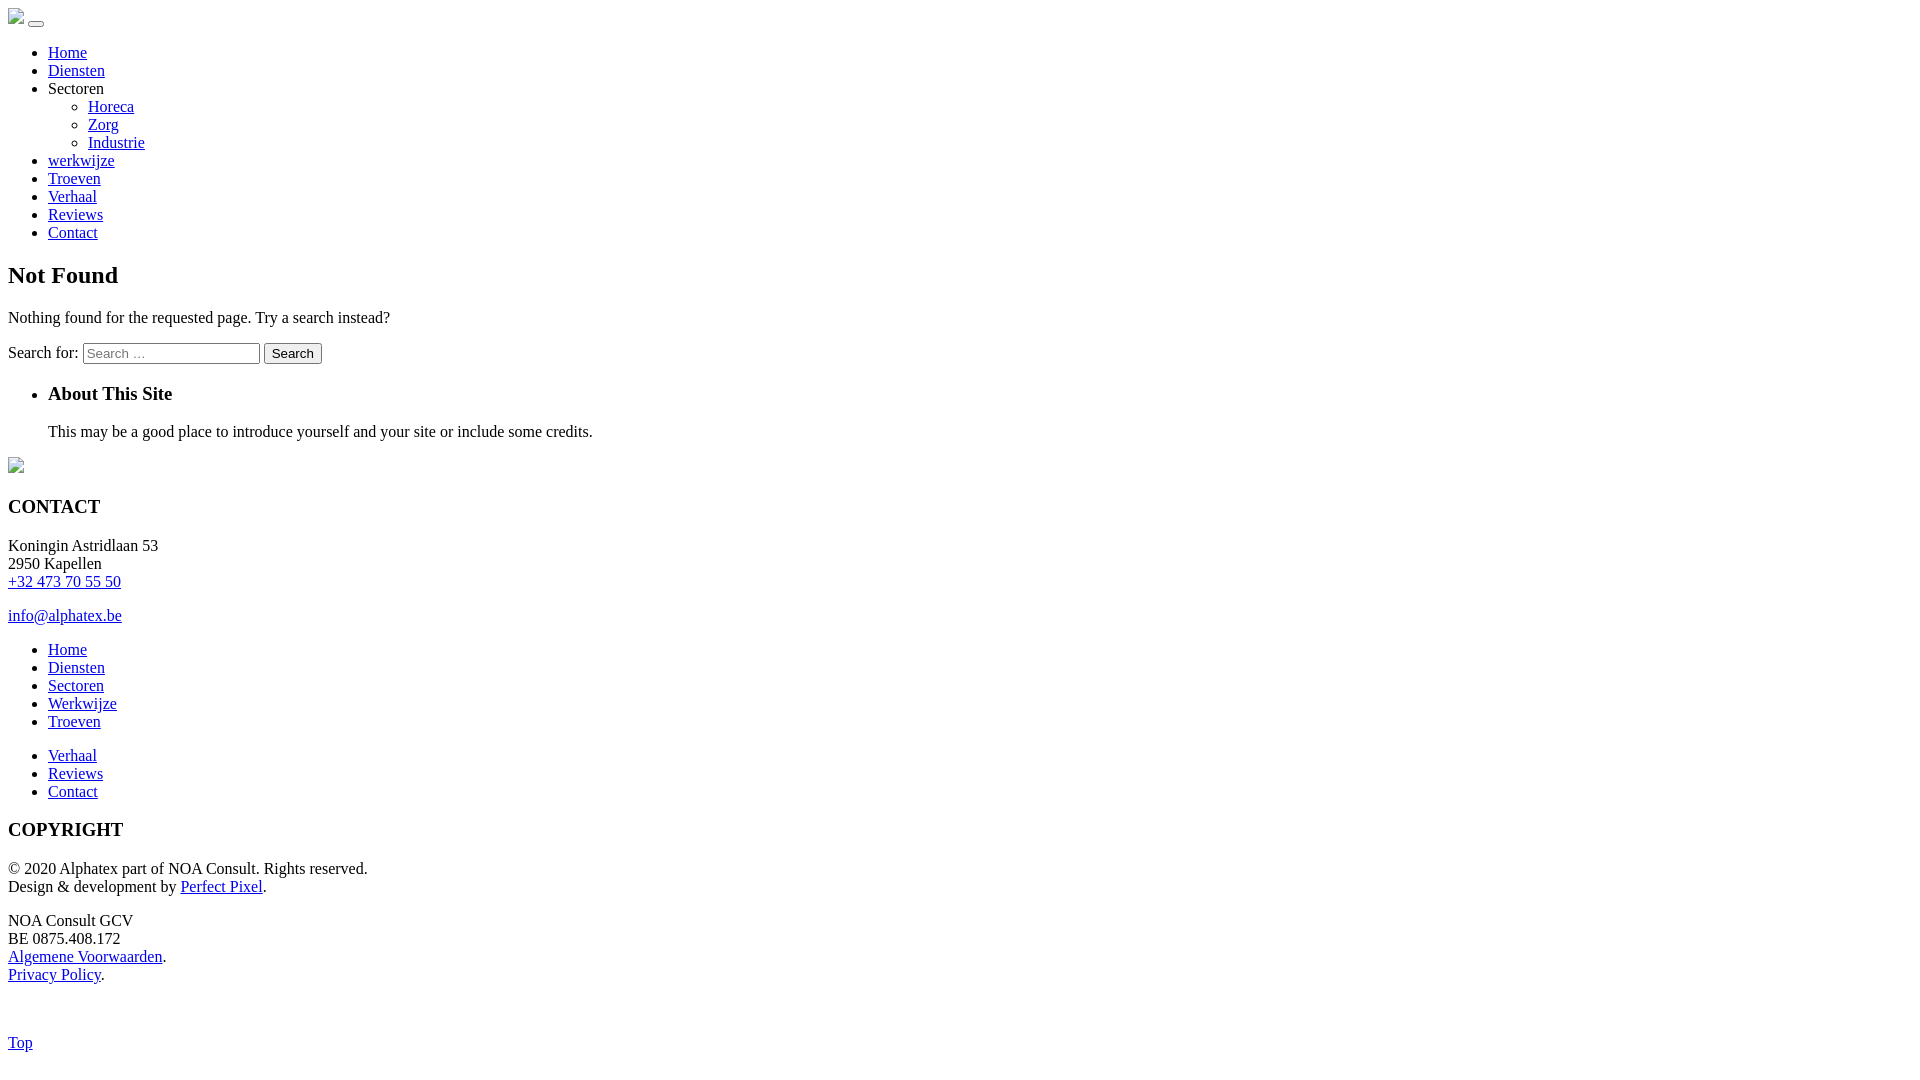  I want to click on 'Home', so click(67, 51).